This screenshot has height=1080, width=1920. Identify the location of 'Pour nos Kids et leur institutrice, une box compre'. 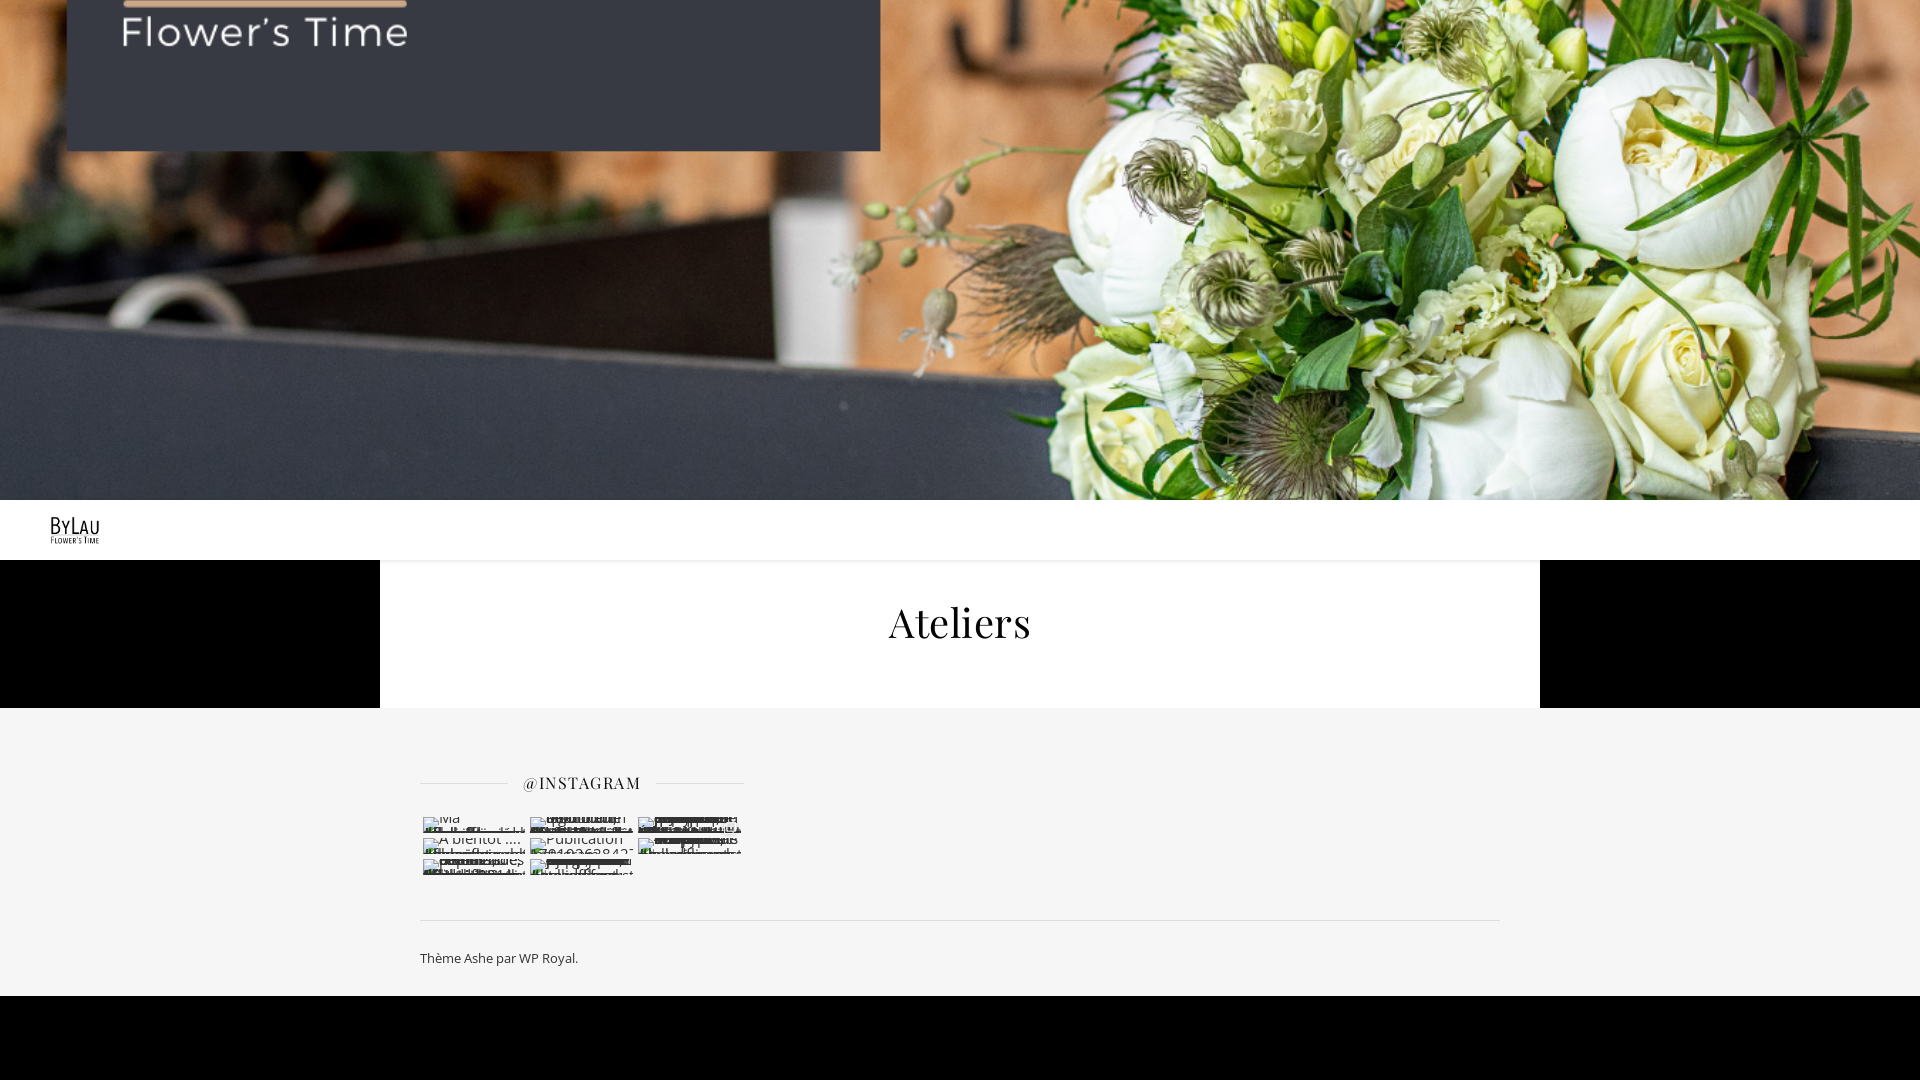
(580, 866).